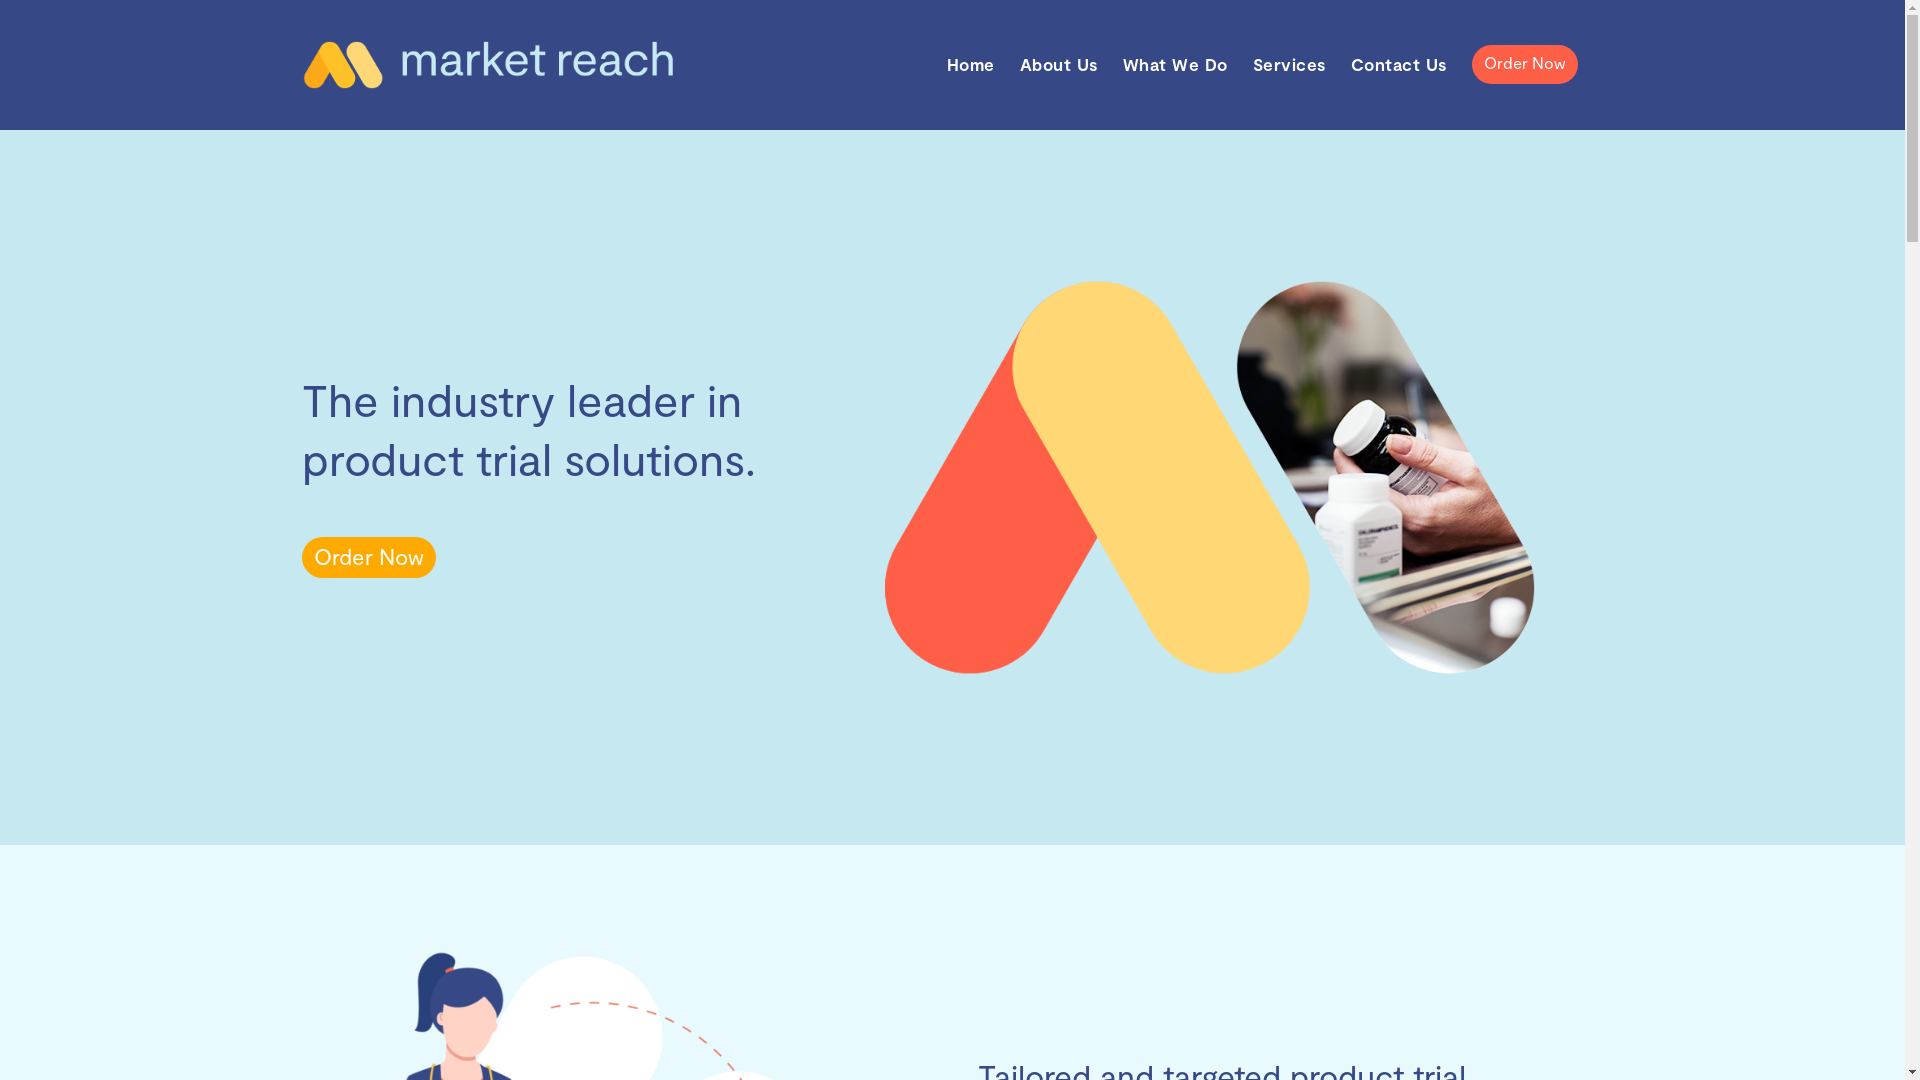  What do you see at coordinates (1524, 63) in the screenshot?
I see `'Order Now'` at bounding box center [1524, 63].